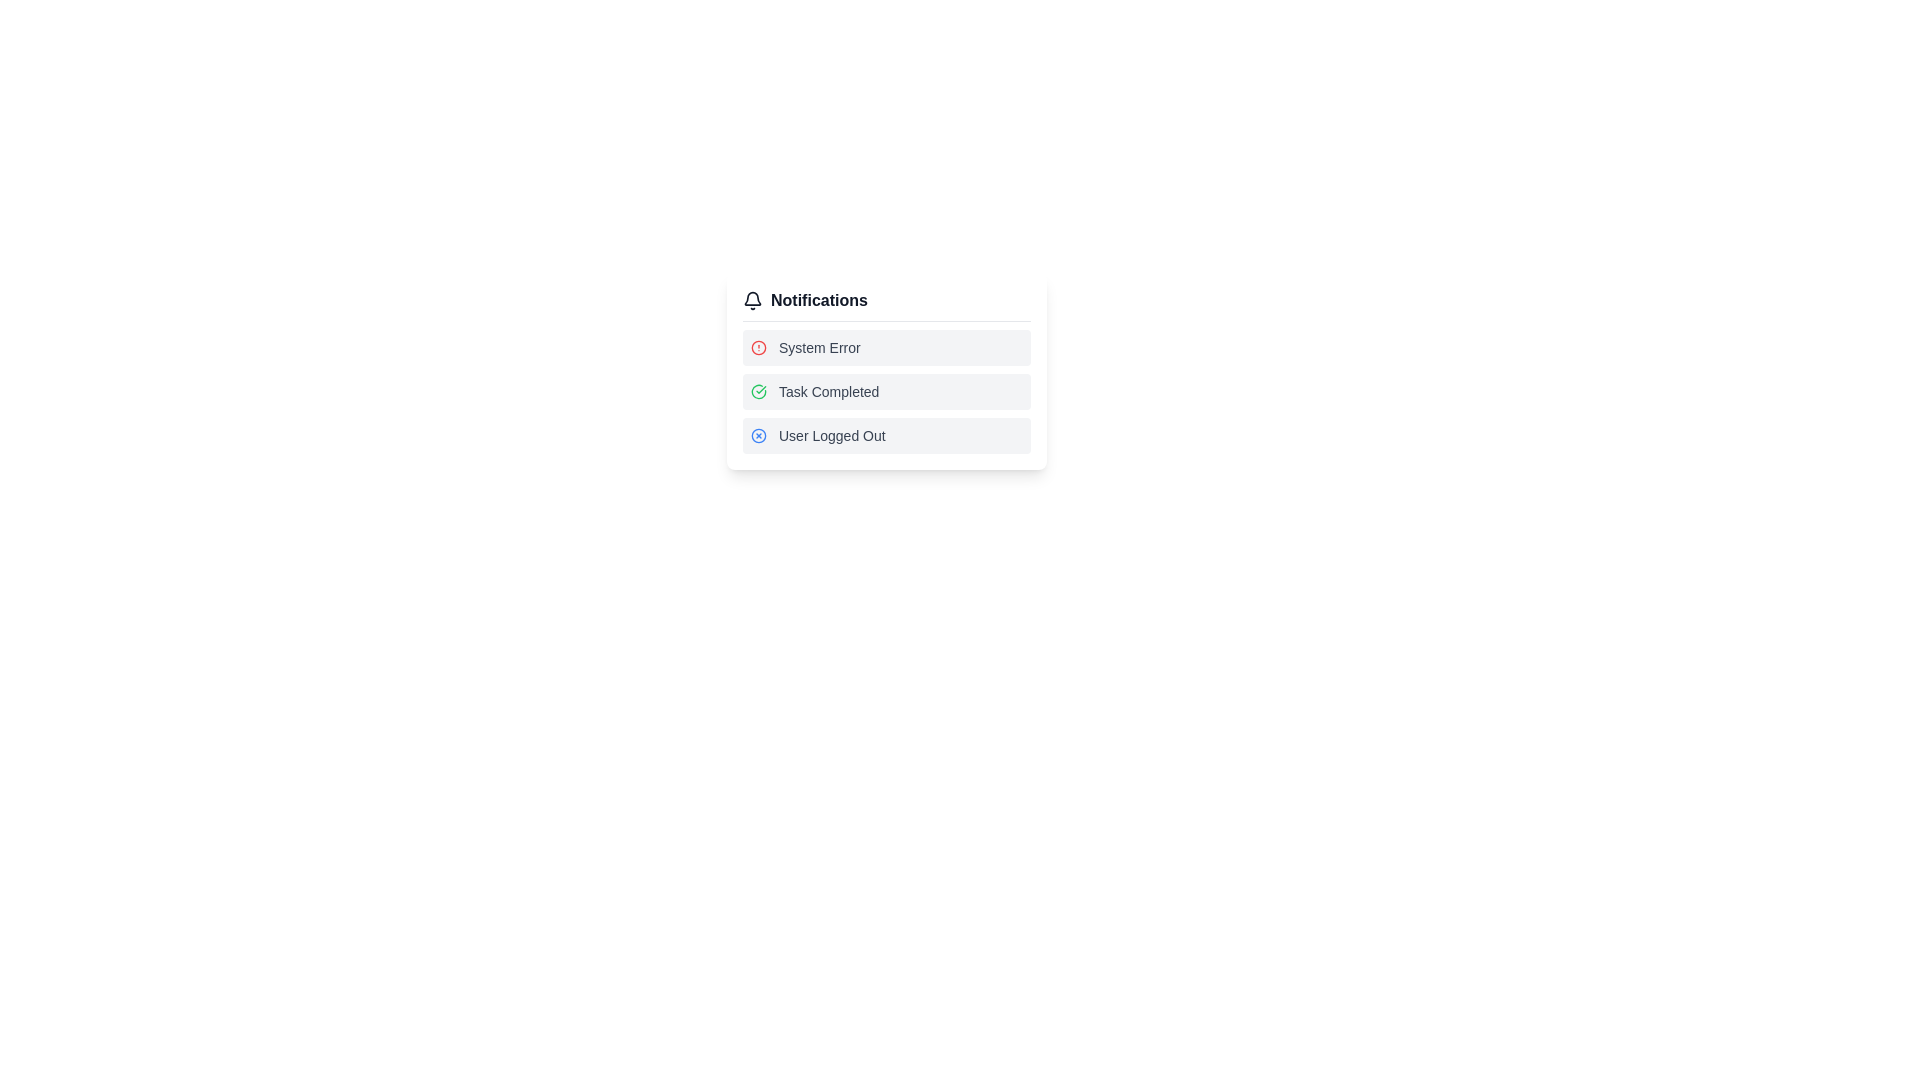  What do you see at coordinates (819, 346) in the screenshot?
I see `text label displaying 'System Error' located next to a red alert icon in the notification block` at bounding box center [819, 346].